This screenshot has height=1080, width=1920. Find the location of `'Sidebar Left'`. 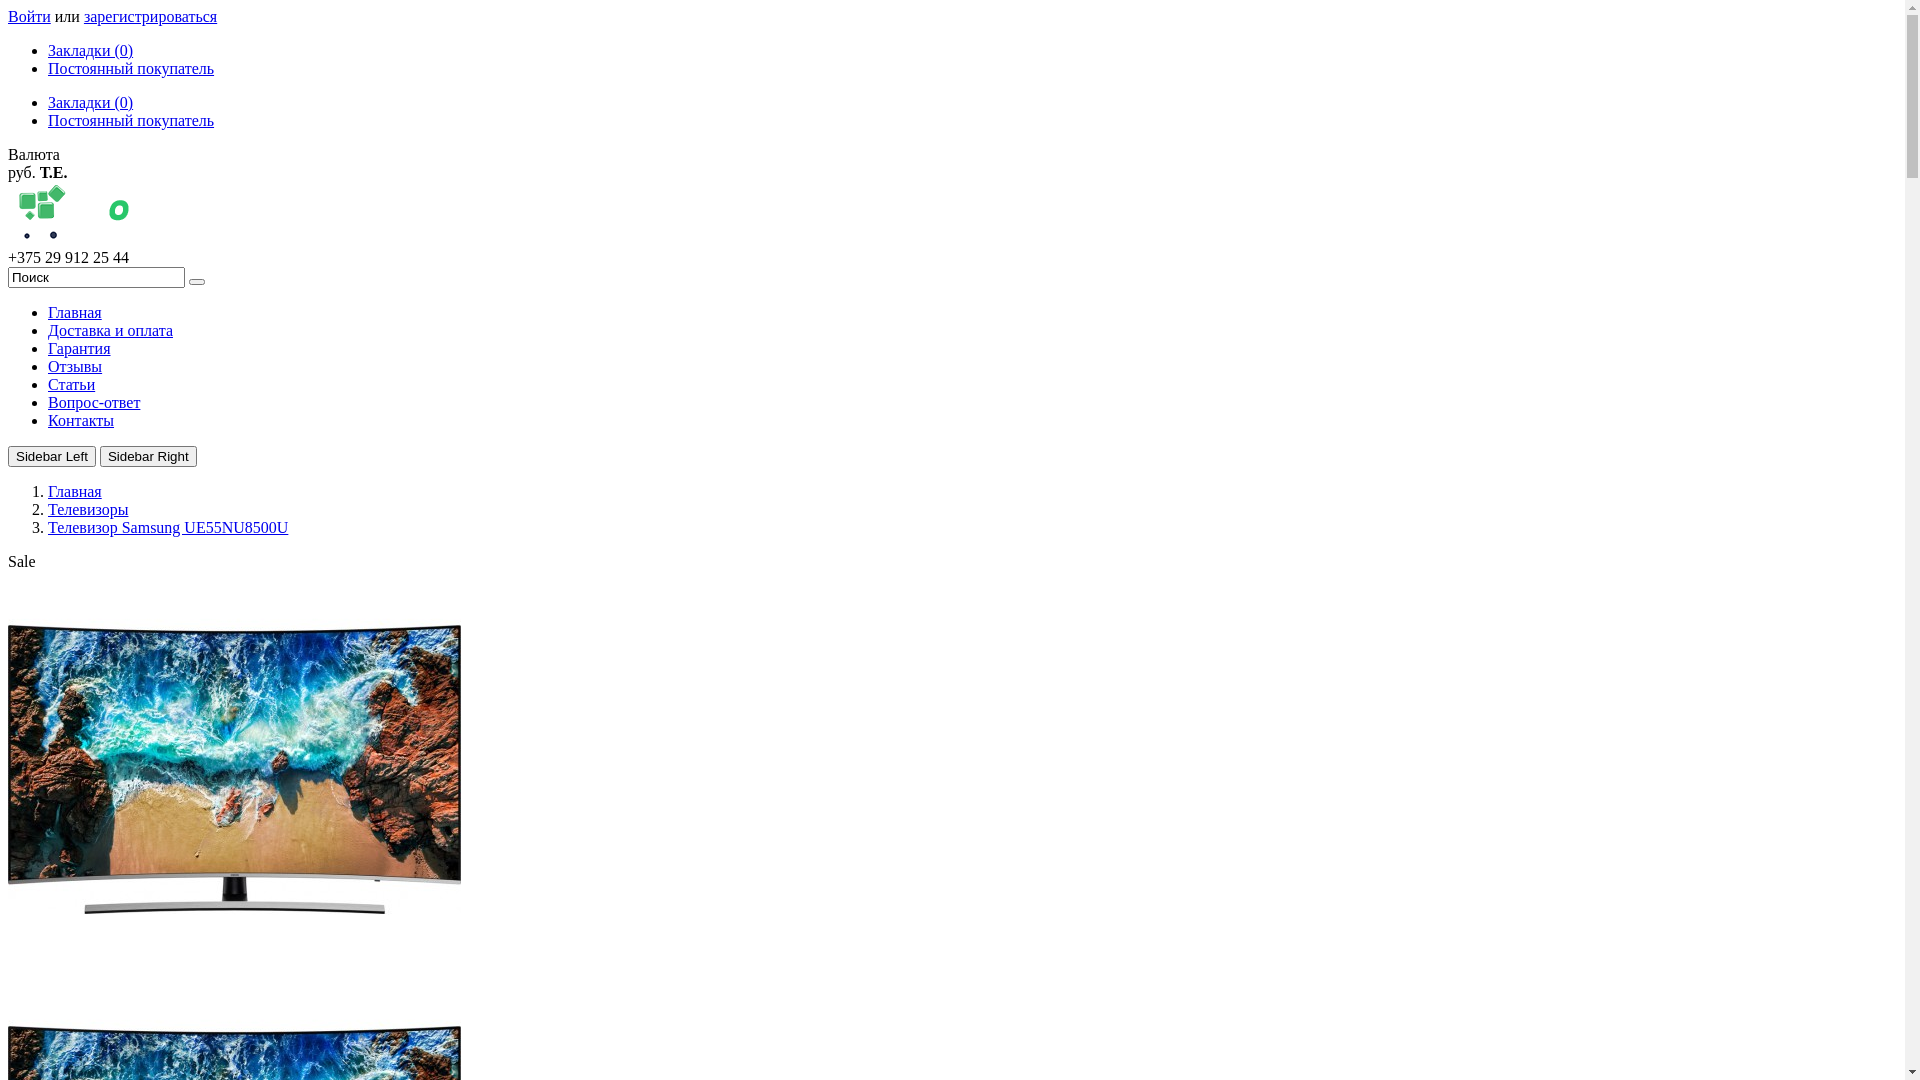

'Sidebar Left' is located at coordinates (52, 456).